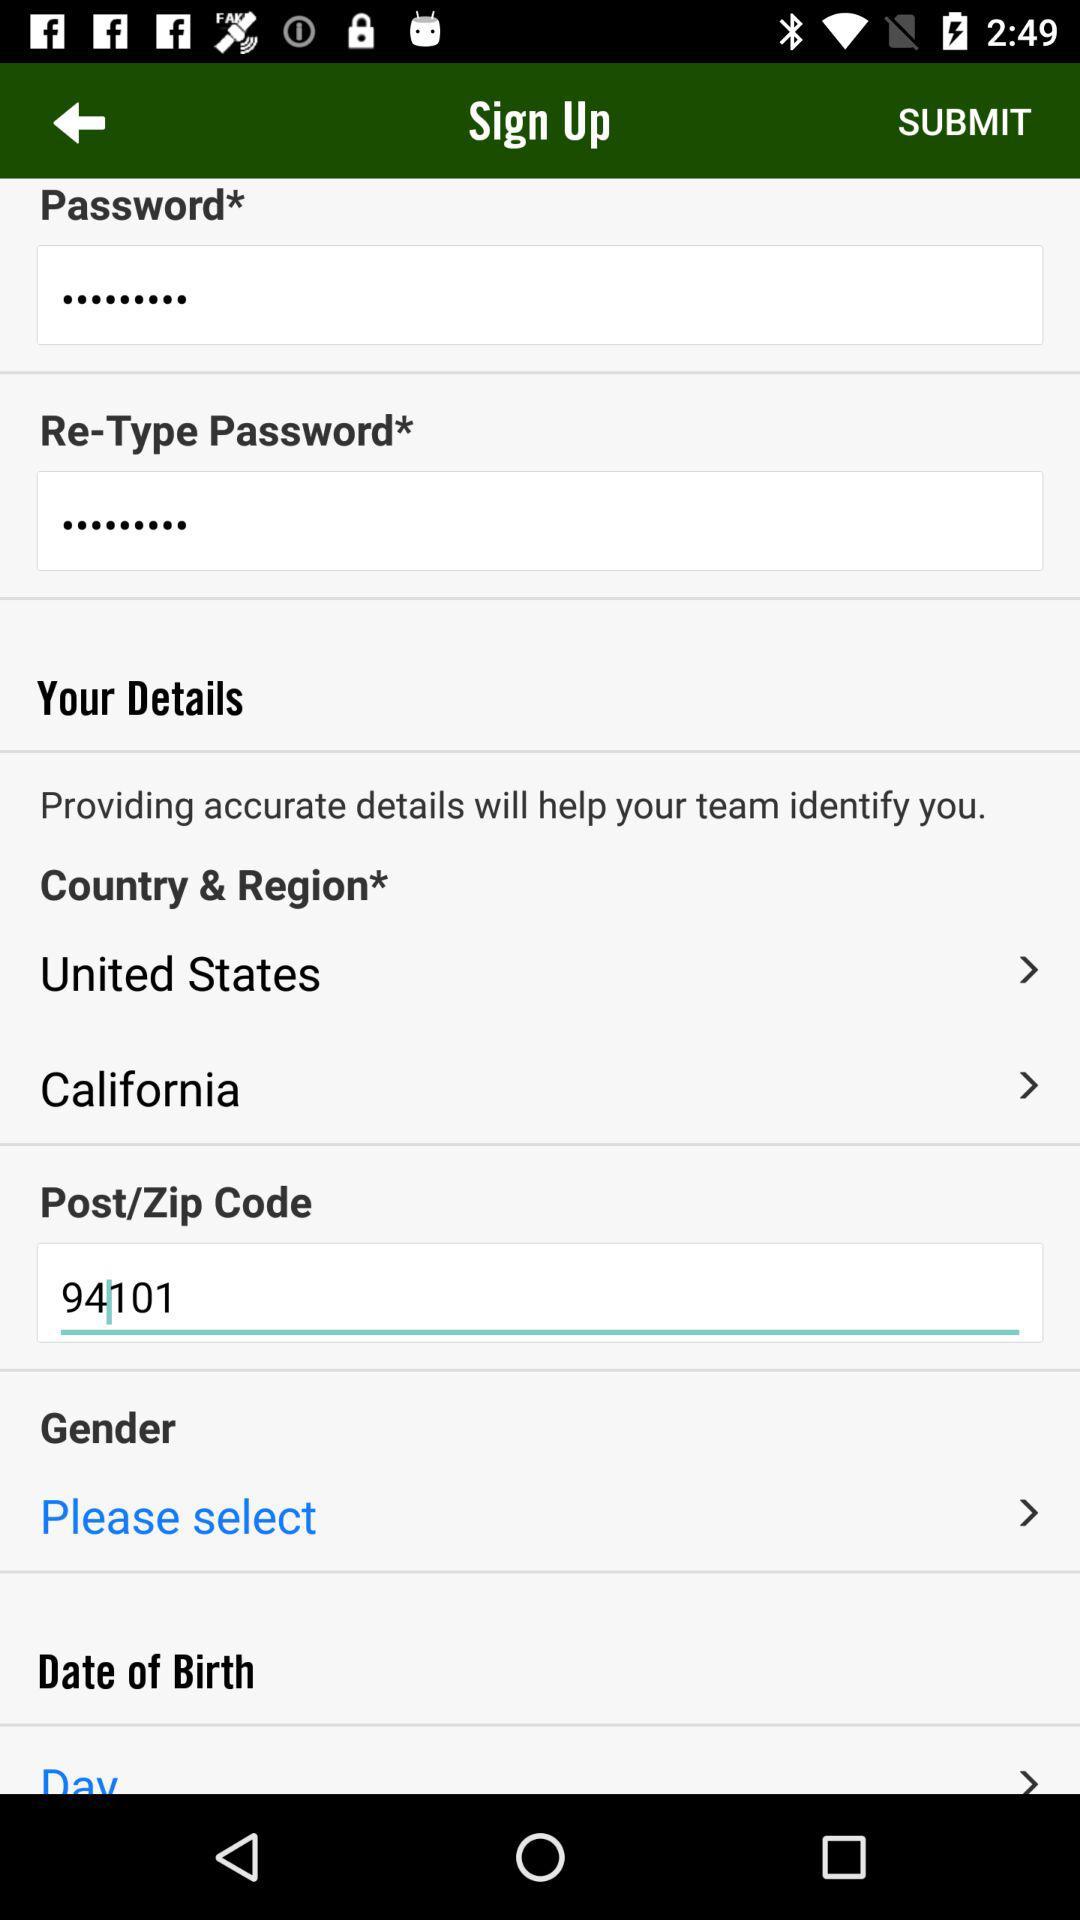 The height and width of the screenshot is (1920, 1080). Describe the element at coordinates (540, 750) in the screenshot. I see `the icon below the your details item` at that location.